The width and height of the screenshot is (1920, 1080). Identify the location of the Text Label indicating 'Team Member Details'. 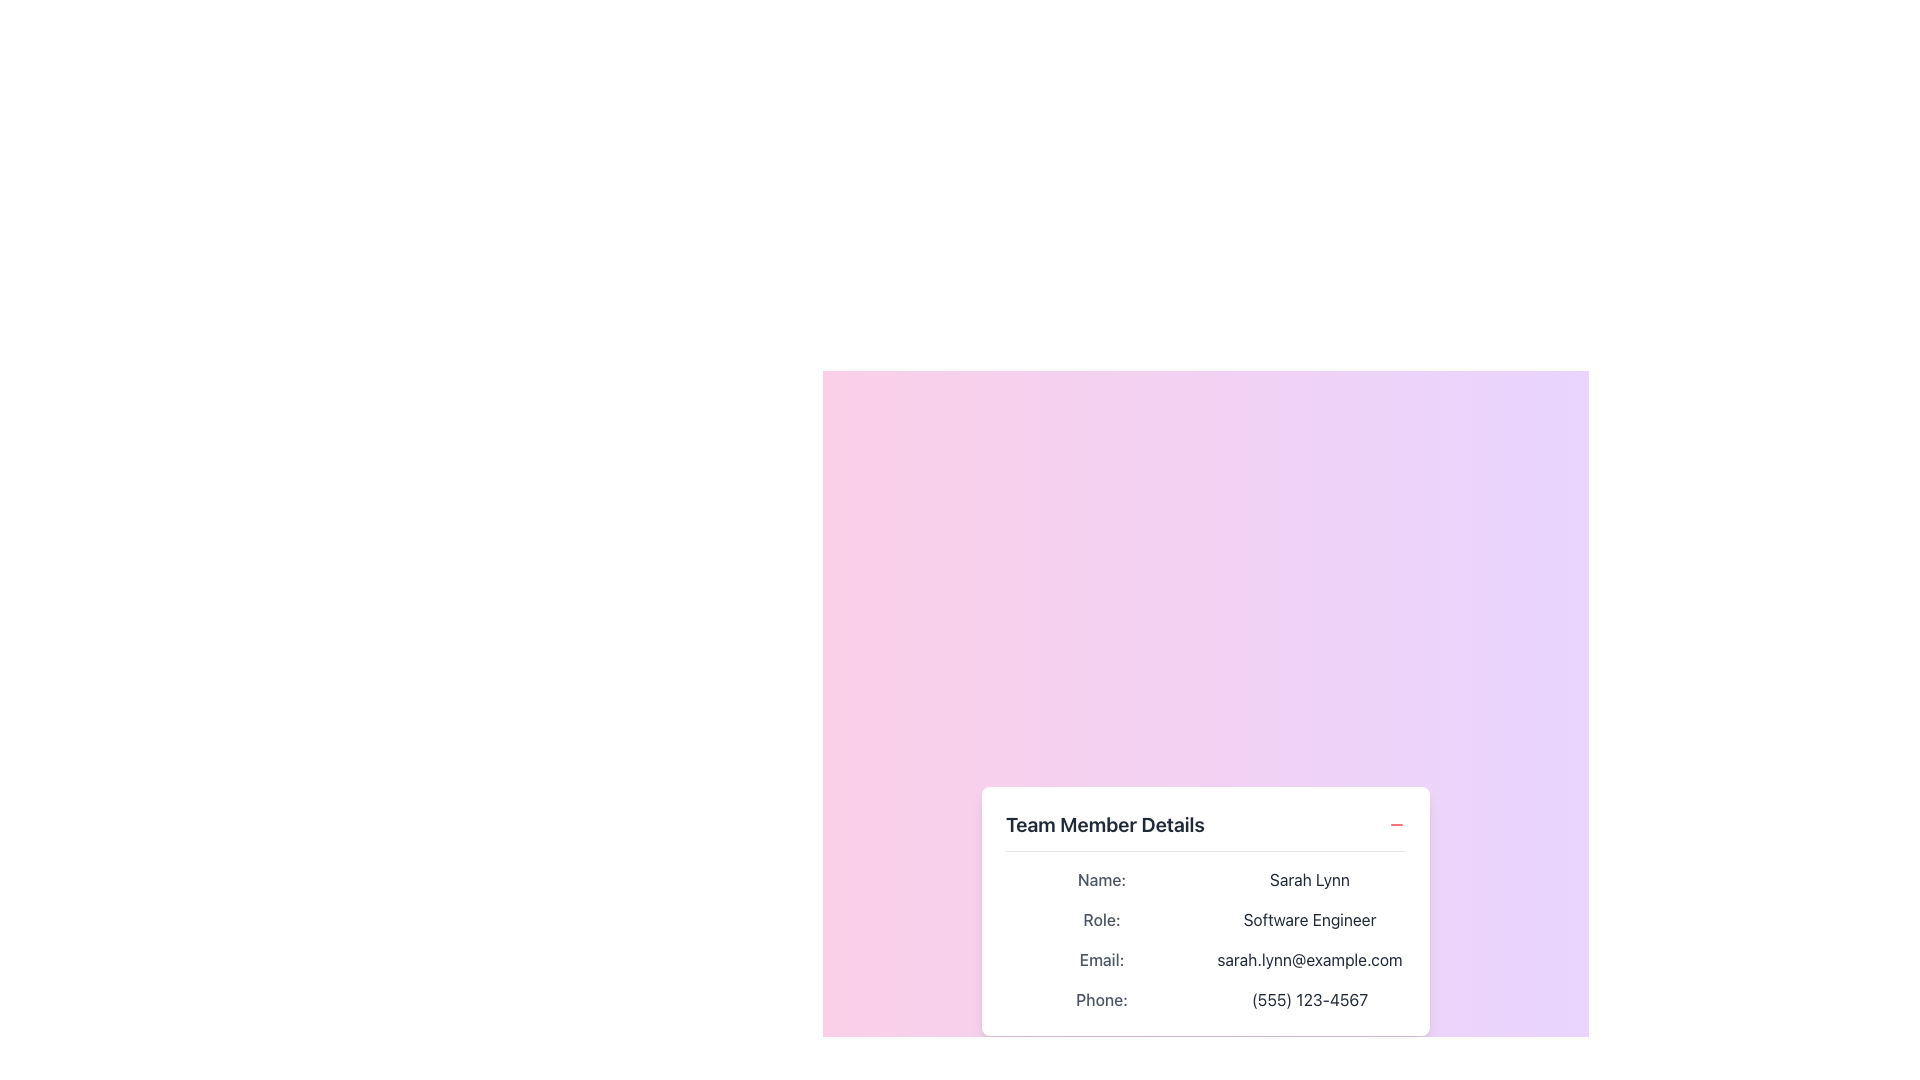
(1104, 824).